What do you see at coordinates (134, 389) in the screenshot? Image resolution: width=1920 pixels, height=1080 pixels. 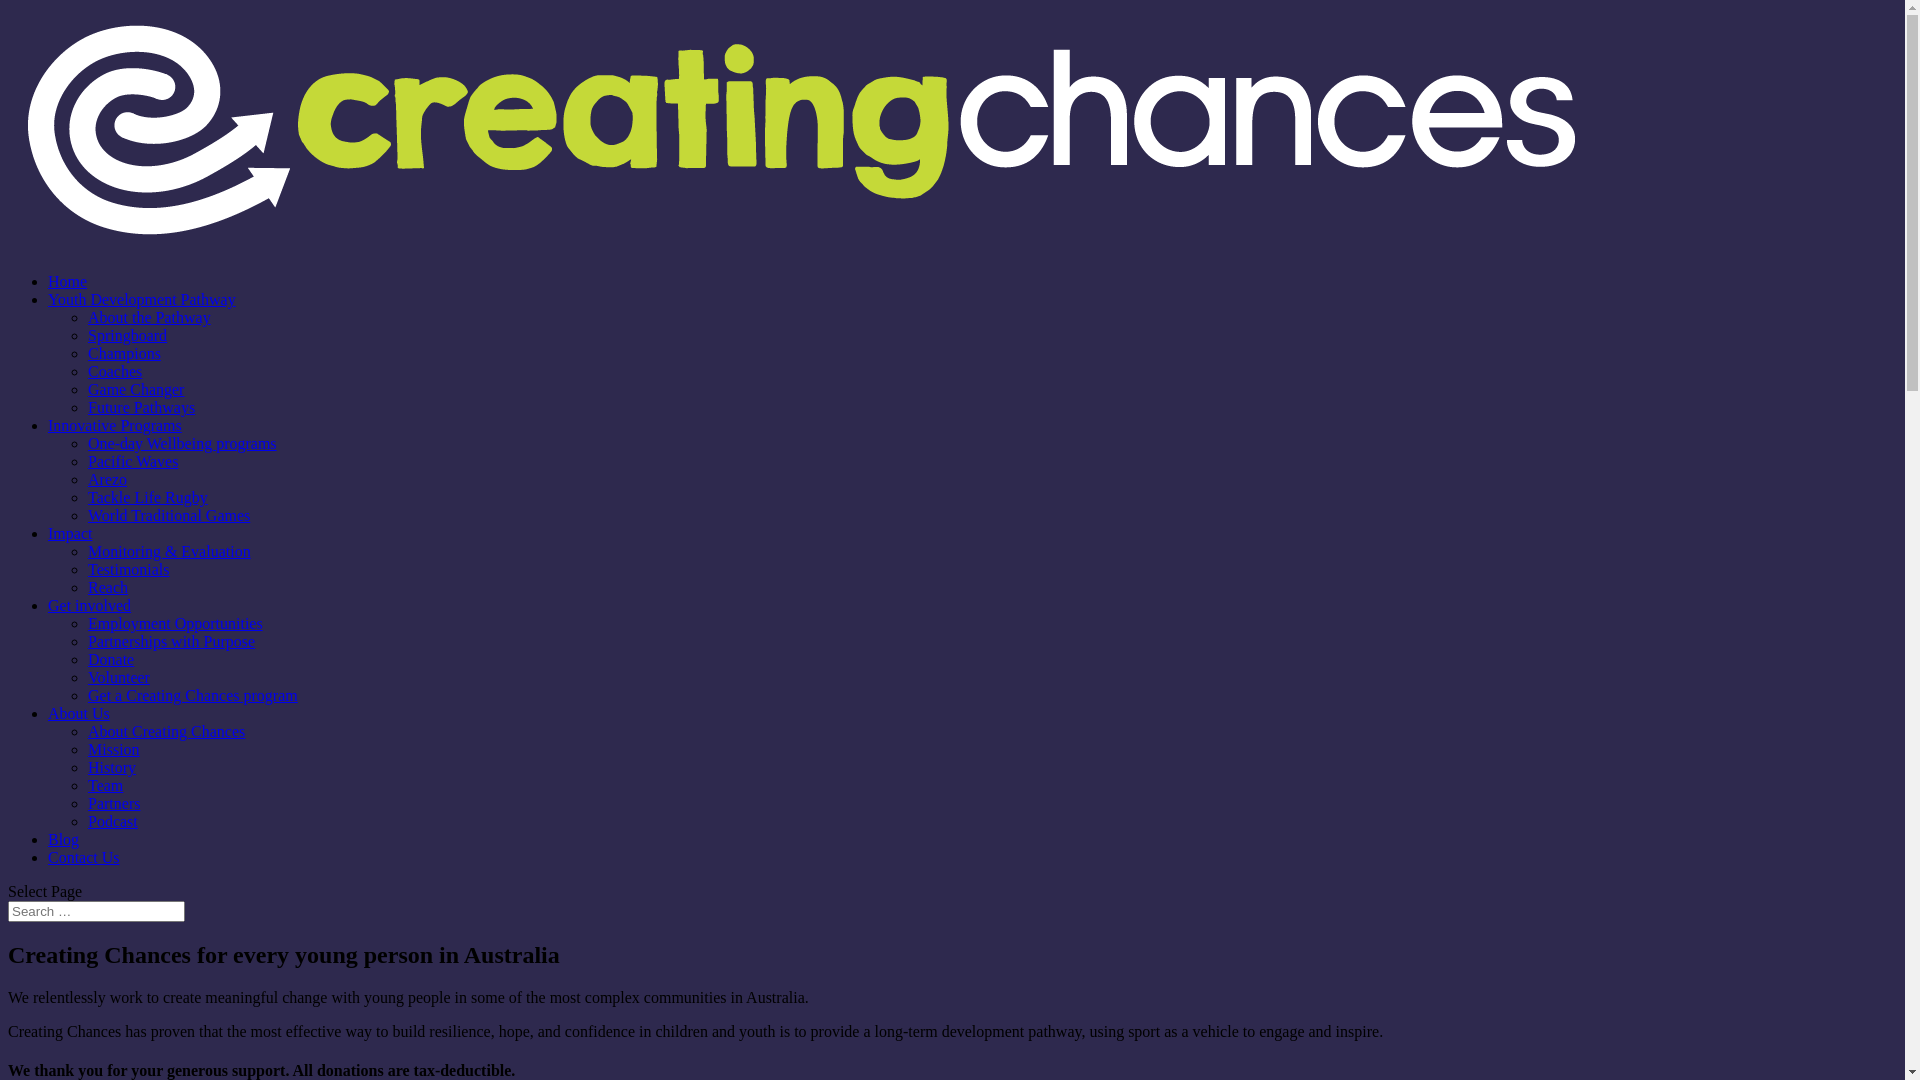 I see `'Game Changer'` at bounding box center [134, 389].